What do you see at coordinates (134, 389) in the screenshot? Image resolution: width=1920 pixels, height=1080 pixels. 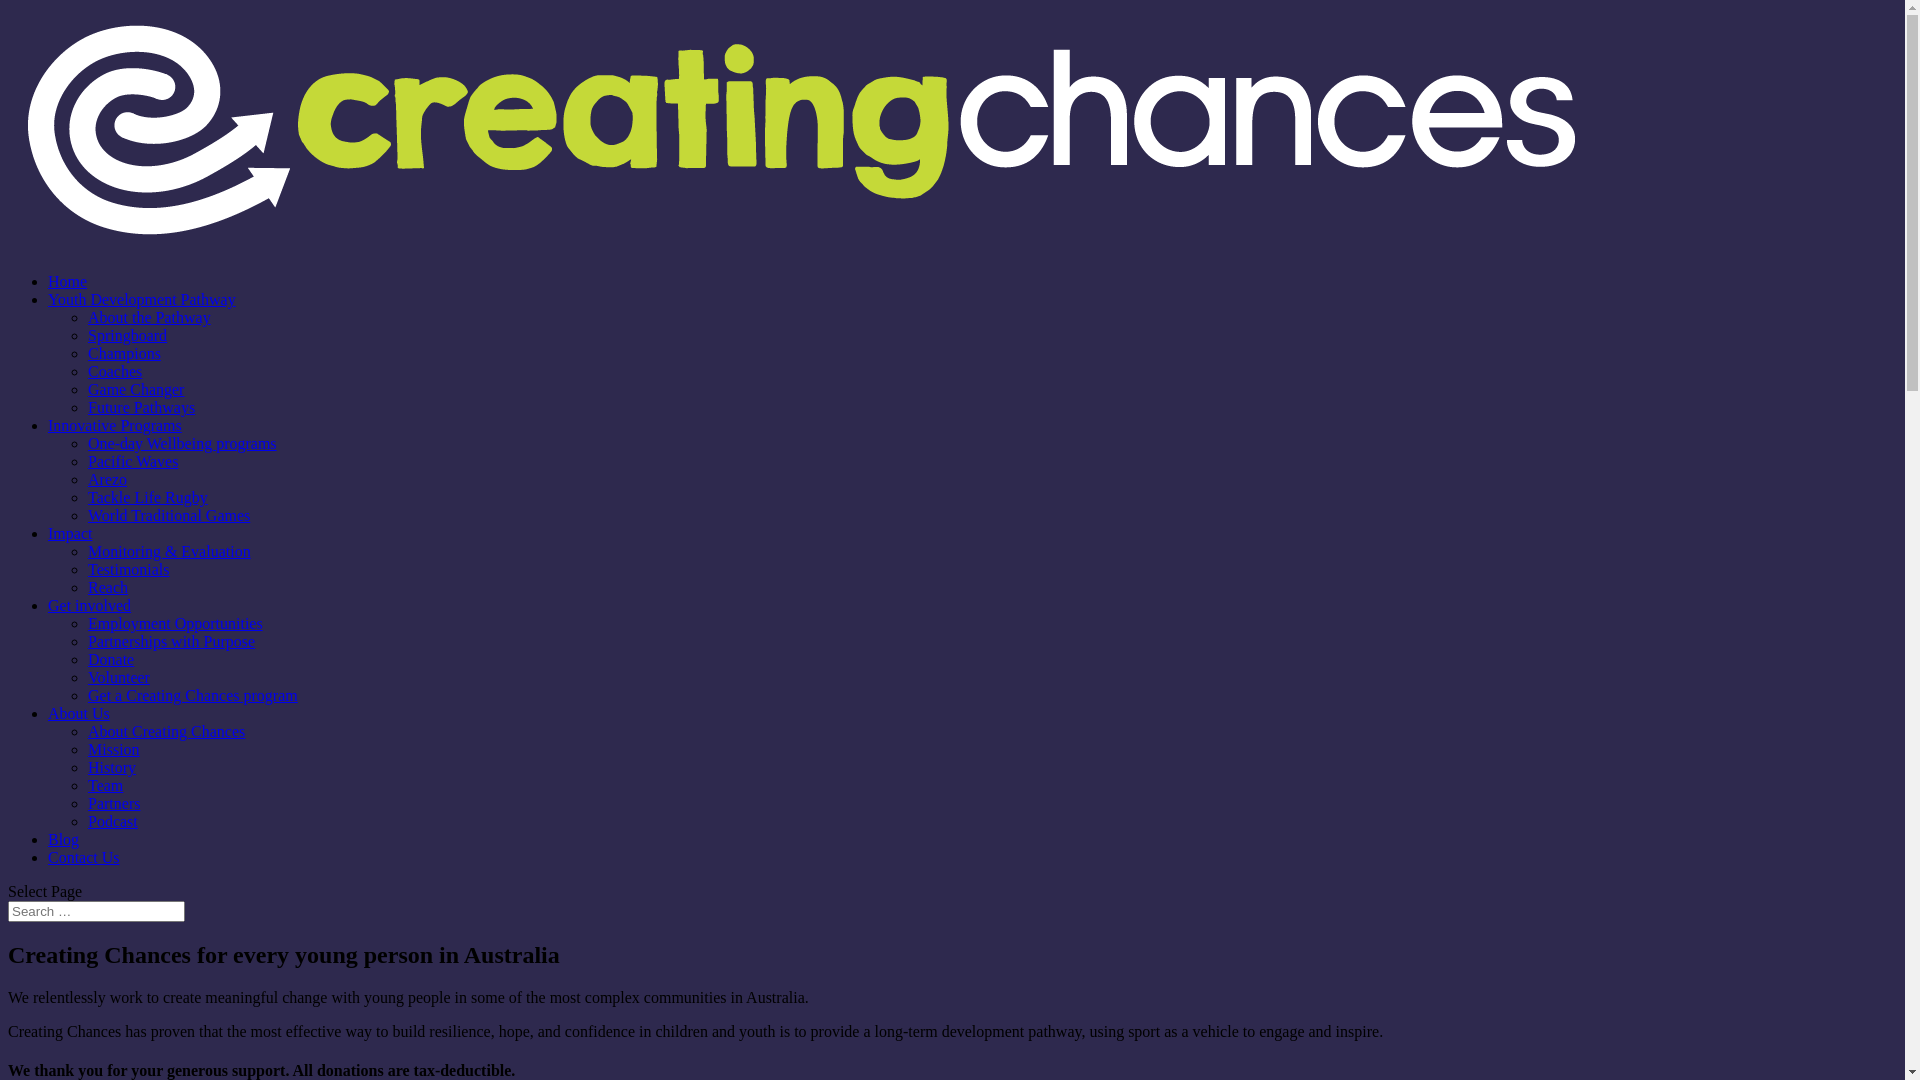 I see `'Game Changer'` at bounding box center [134, 389].